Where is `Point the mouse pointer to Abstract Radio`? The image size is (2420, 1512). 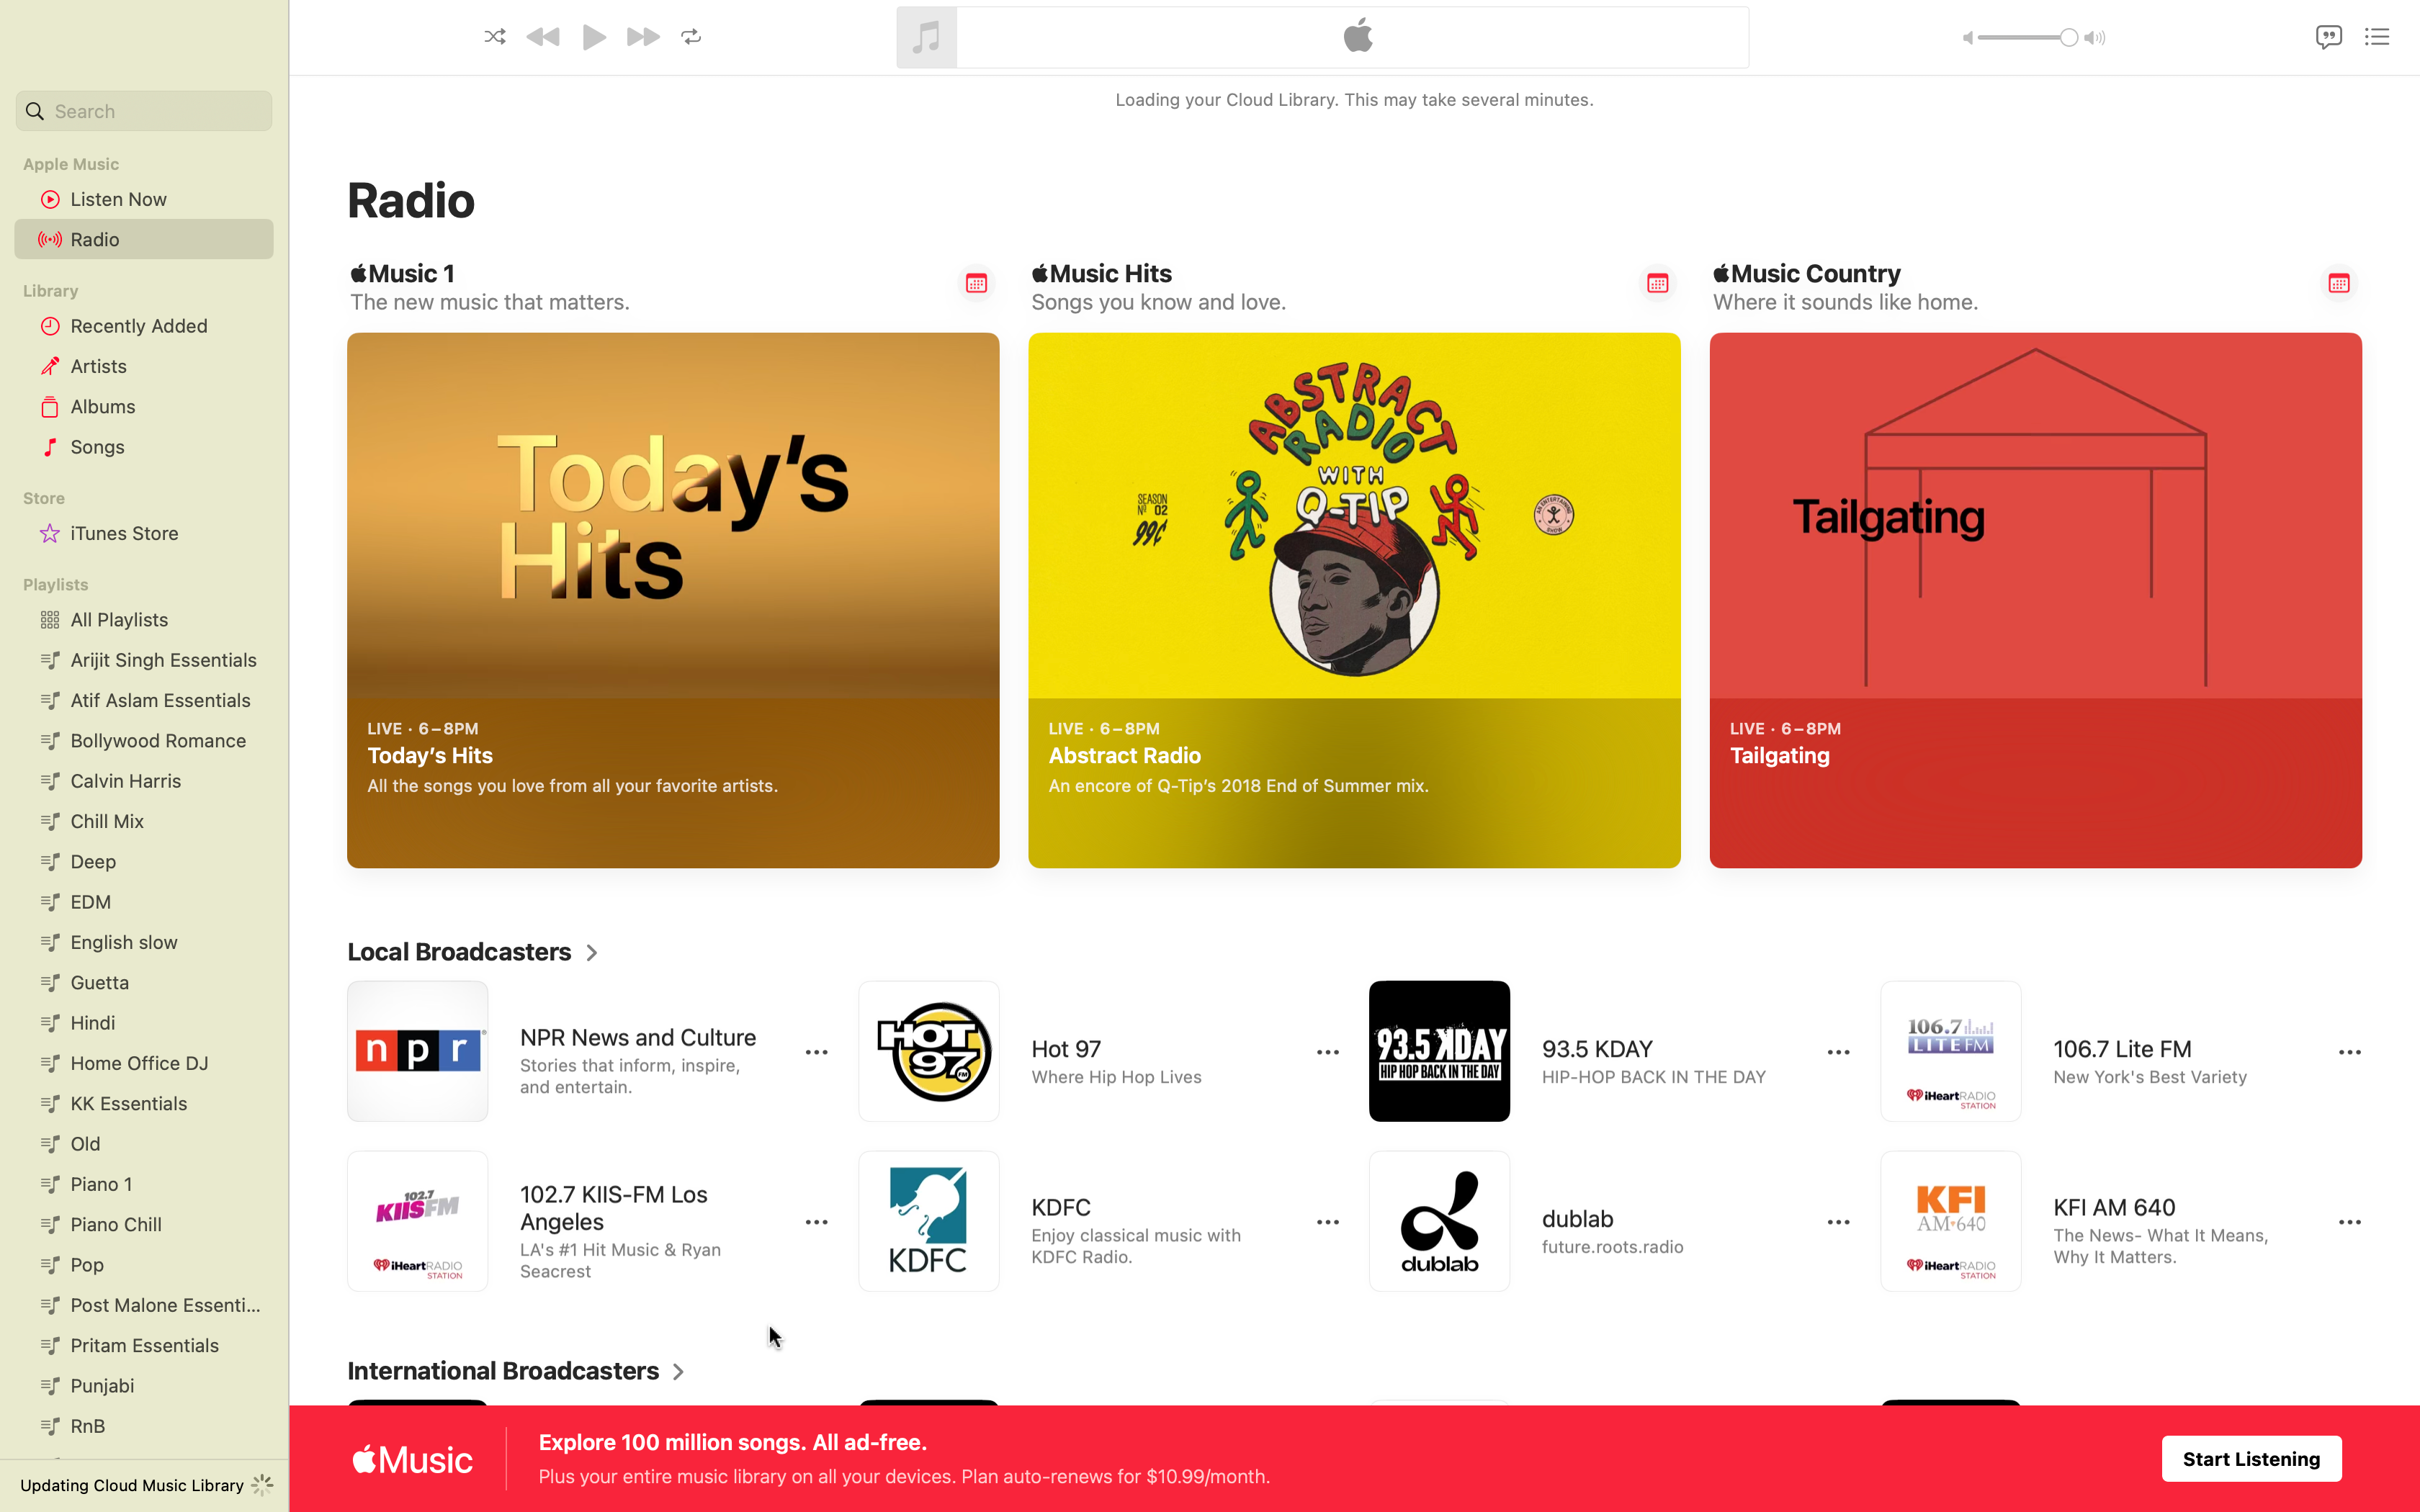
Point the mouse pointer to Abstract Radio is located at coordinates (4548390, 1257984).